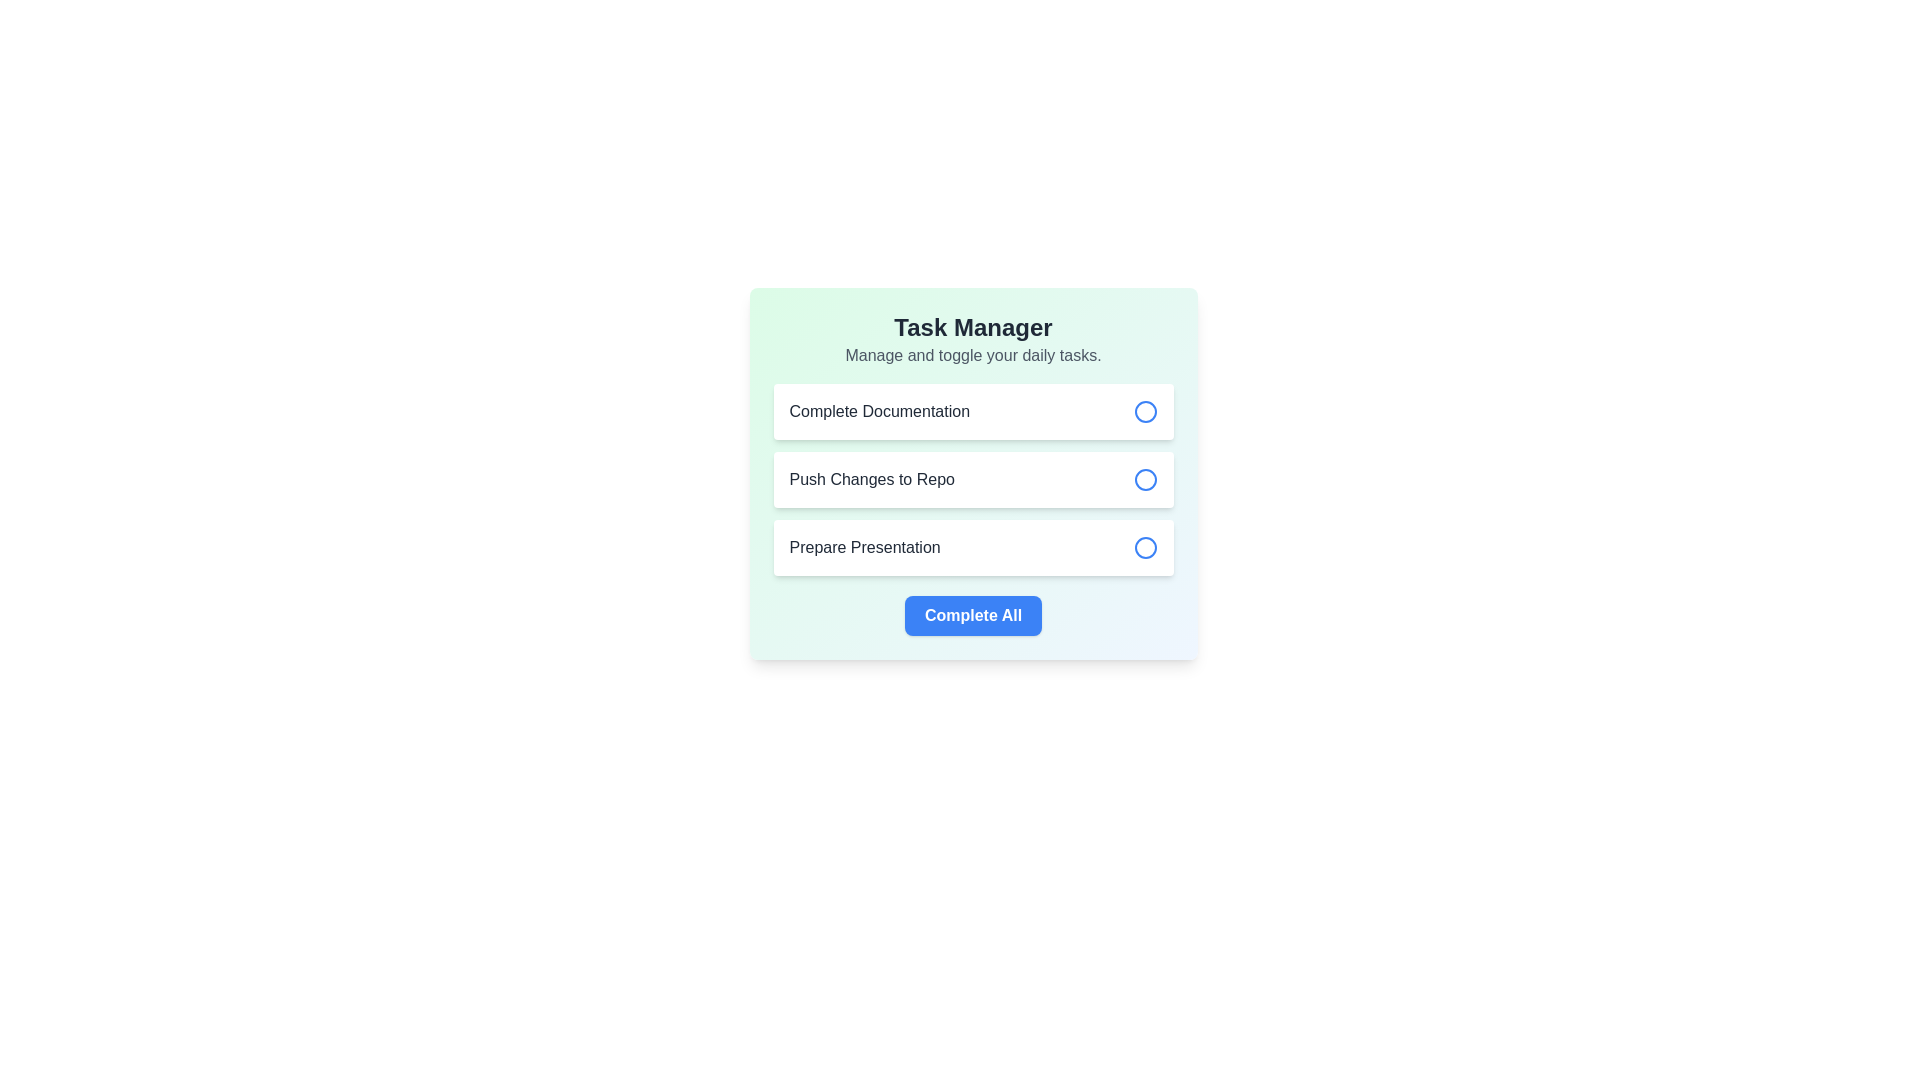  I want to click on the circular blue selection button of the 'Push Changes to Repo' list item, so click(973, 479).